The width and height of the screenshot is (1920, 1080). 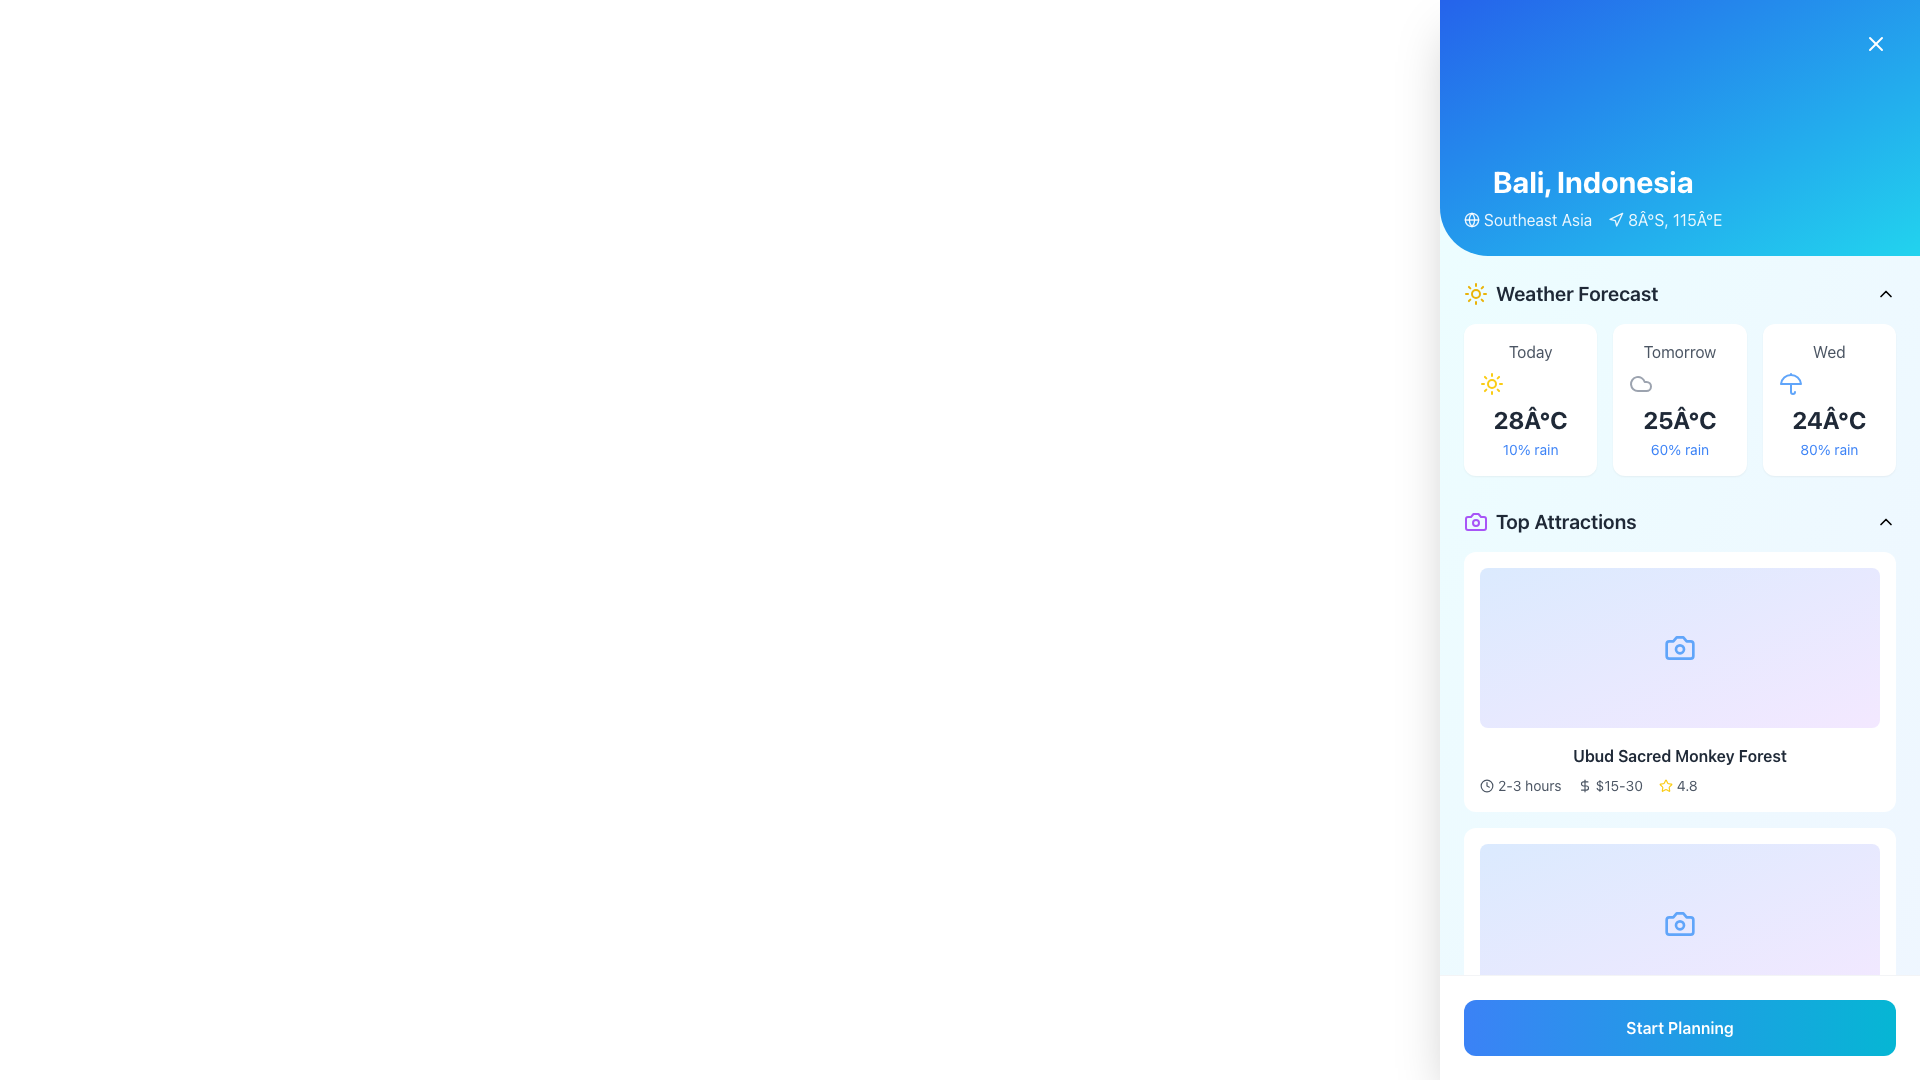 I want to click on the static text header displaying the word 'Tomorrow' in gray font, which is positioned at the top of the weather forecast card, so click(x=1680, y=350).